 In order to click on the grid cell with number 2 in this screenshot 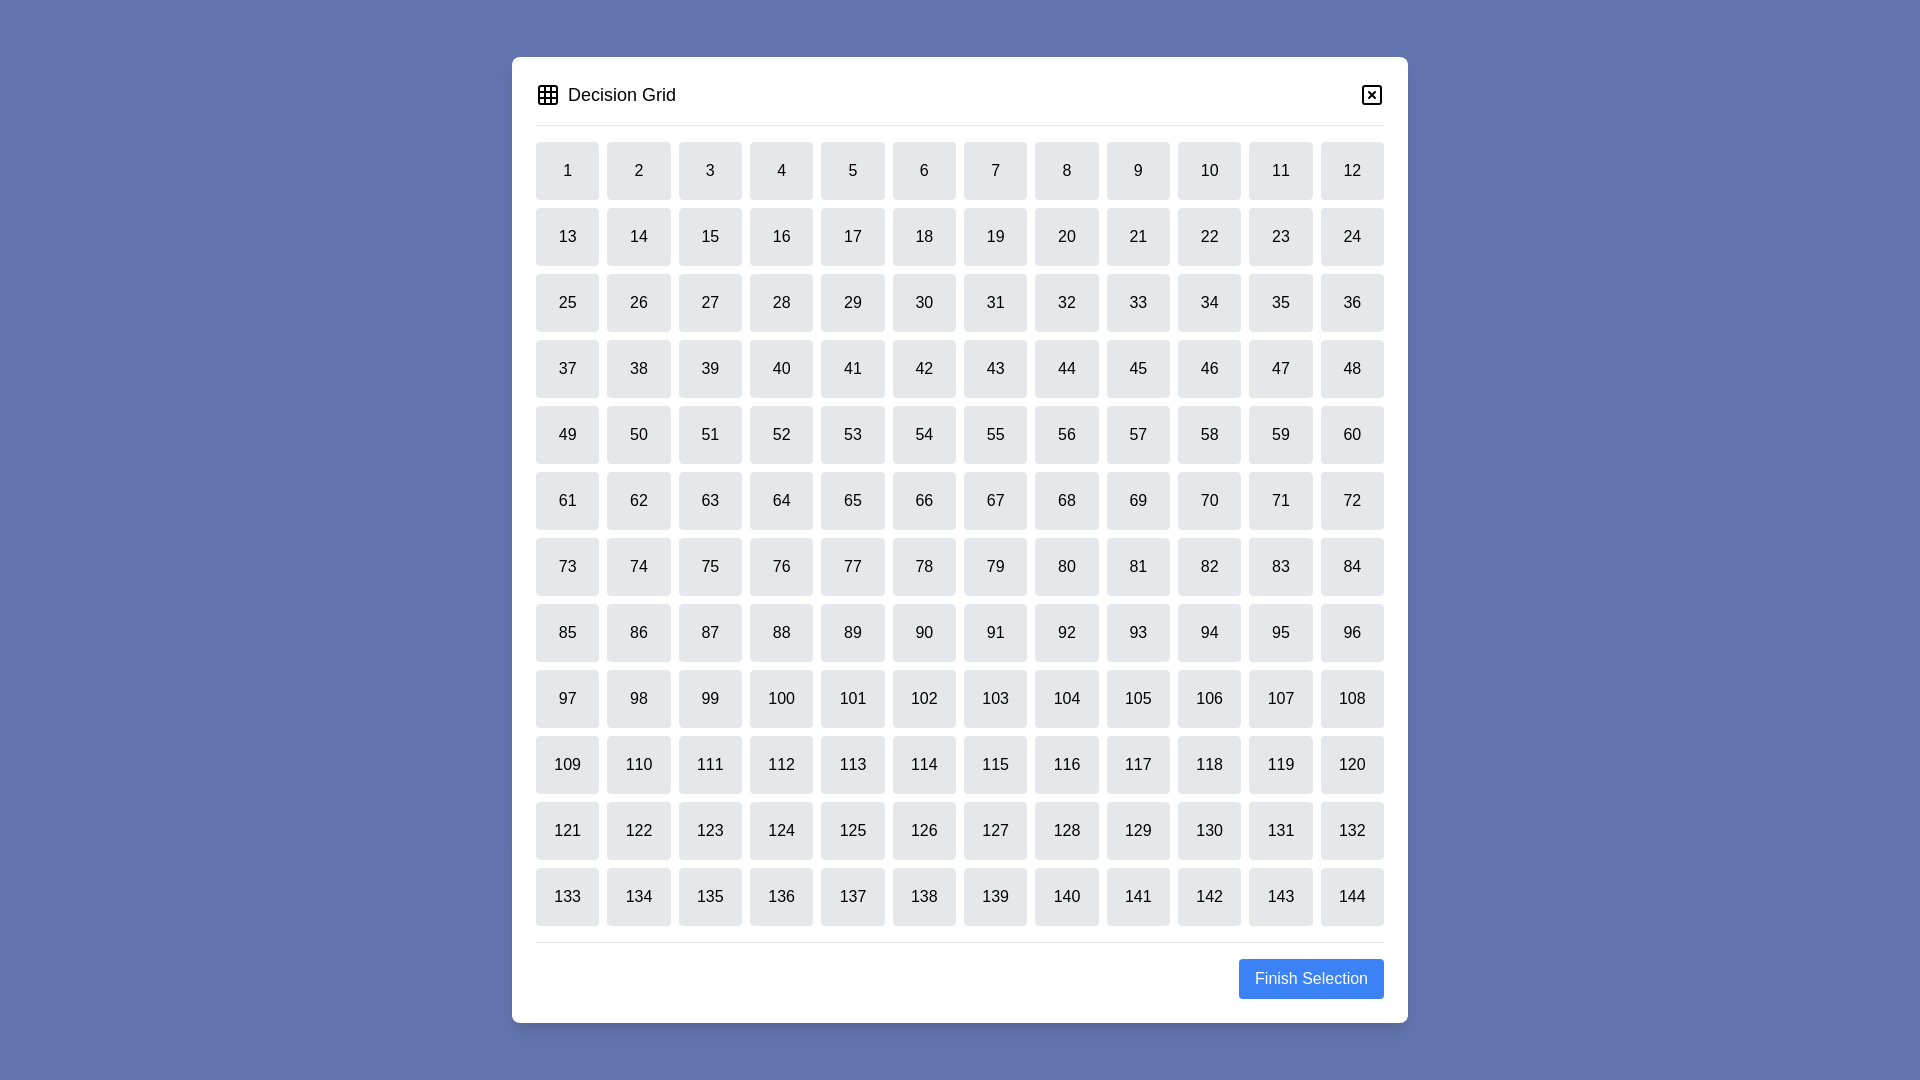, I will do `click(637, 169)`.